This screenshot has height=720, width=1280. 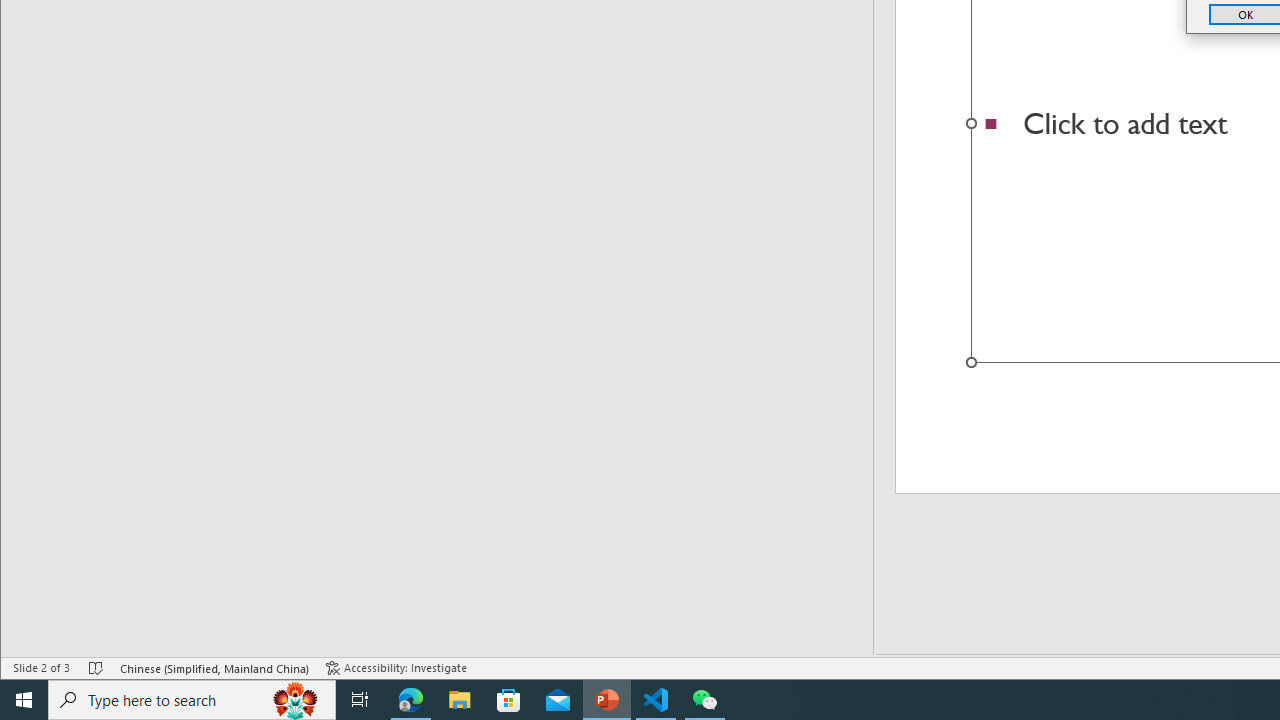 I want to click on 'Task View', so click(x=359, y=698).